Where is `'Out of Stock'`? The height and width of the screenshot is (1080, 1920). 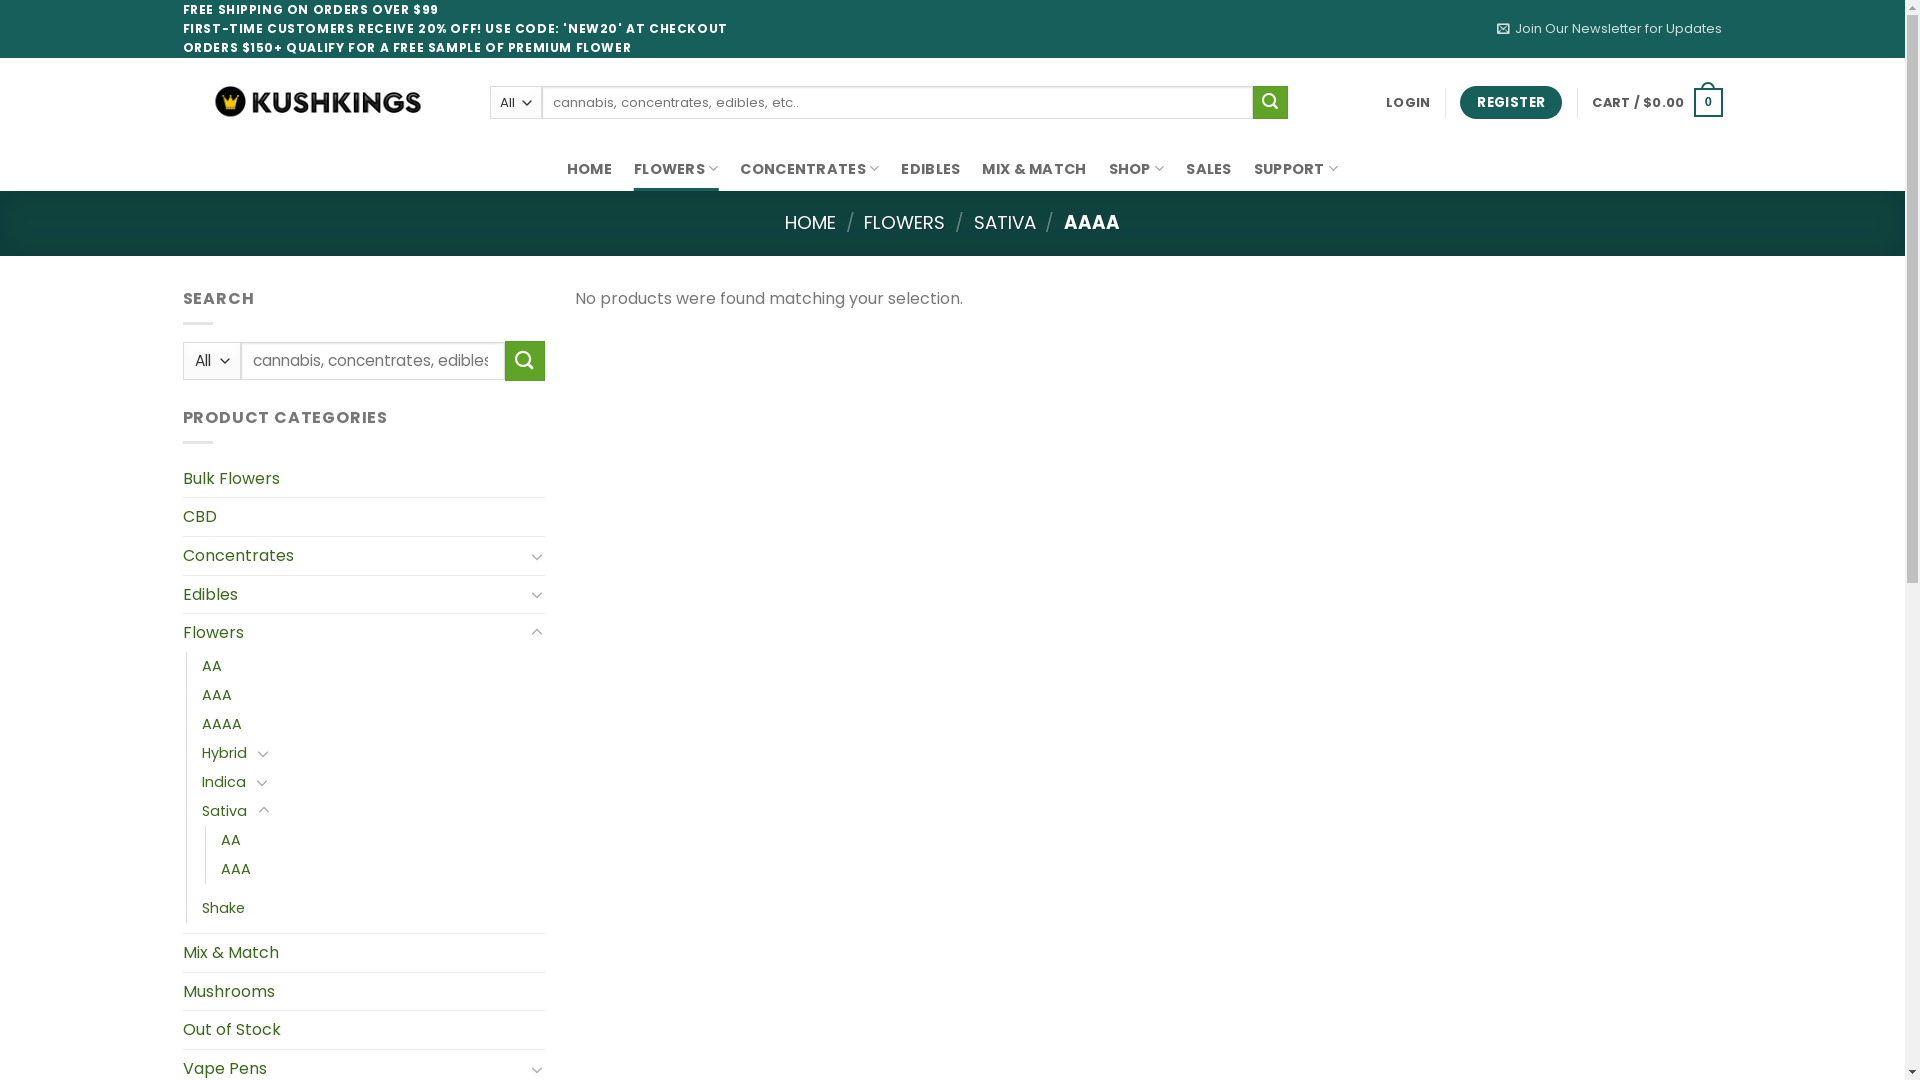 'Out of Stock' is located at coordinates (363, 1029).